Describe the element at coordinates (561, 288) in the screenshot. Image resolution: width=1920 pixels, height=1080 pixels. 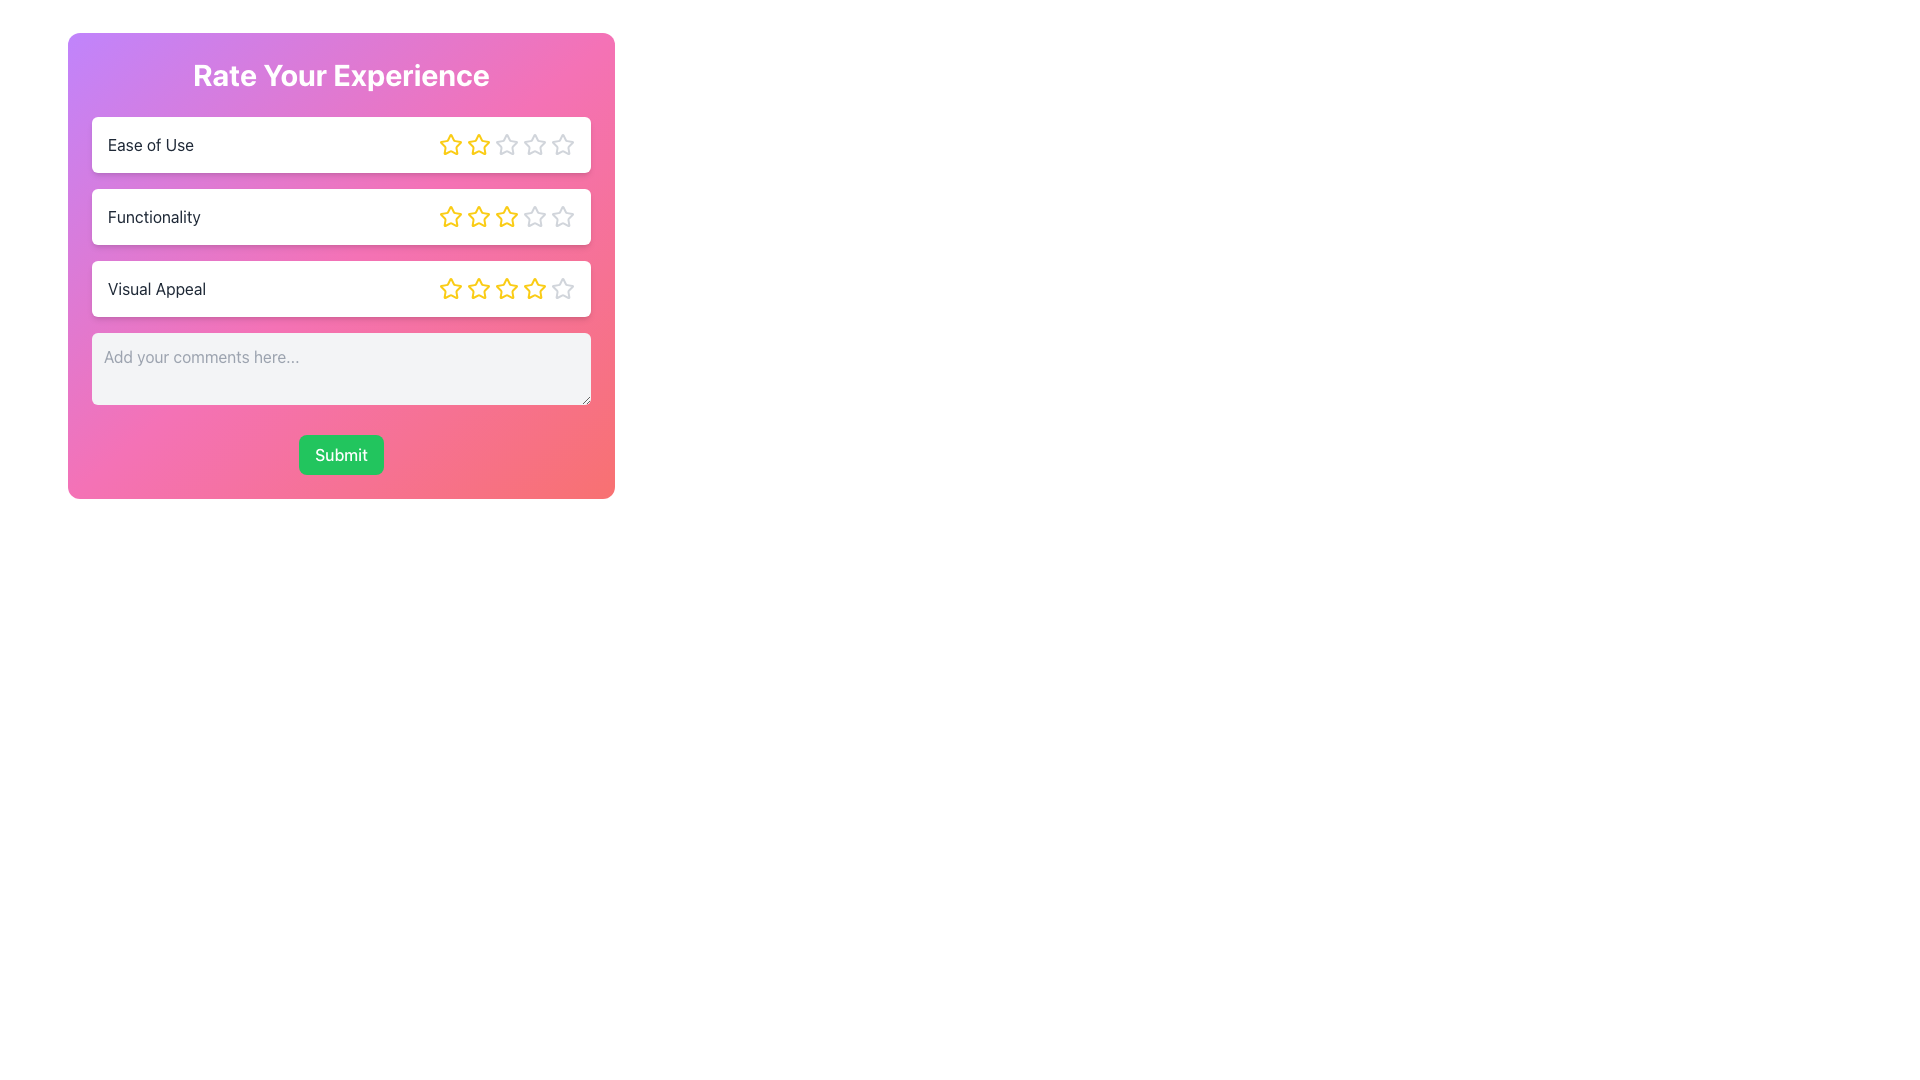
I see `the fifth star icon in the rating system for 'Visual Appeal'` at that location.